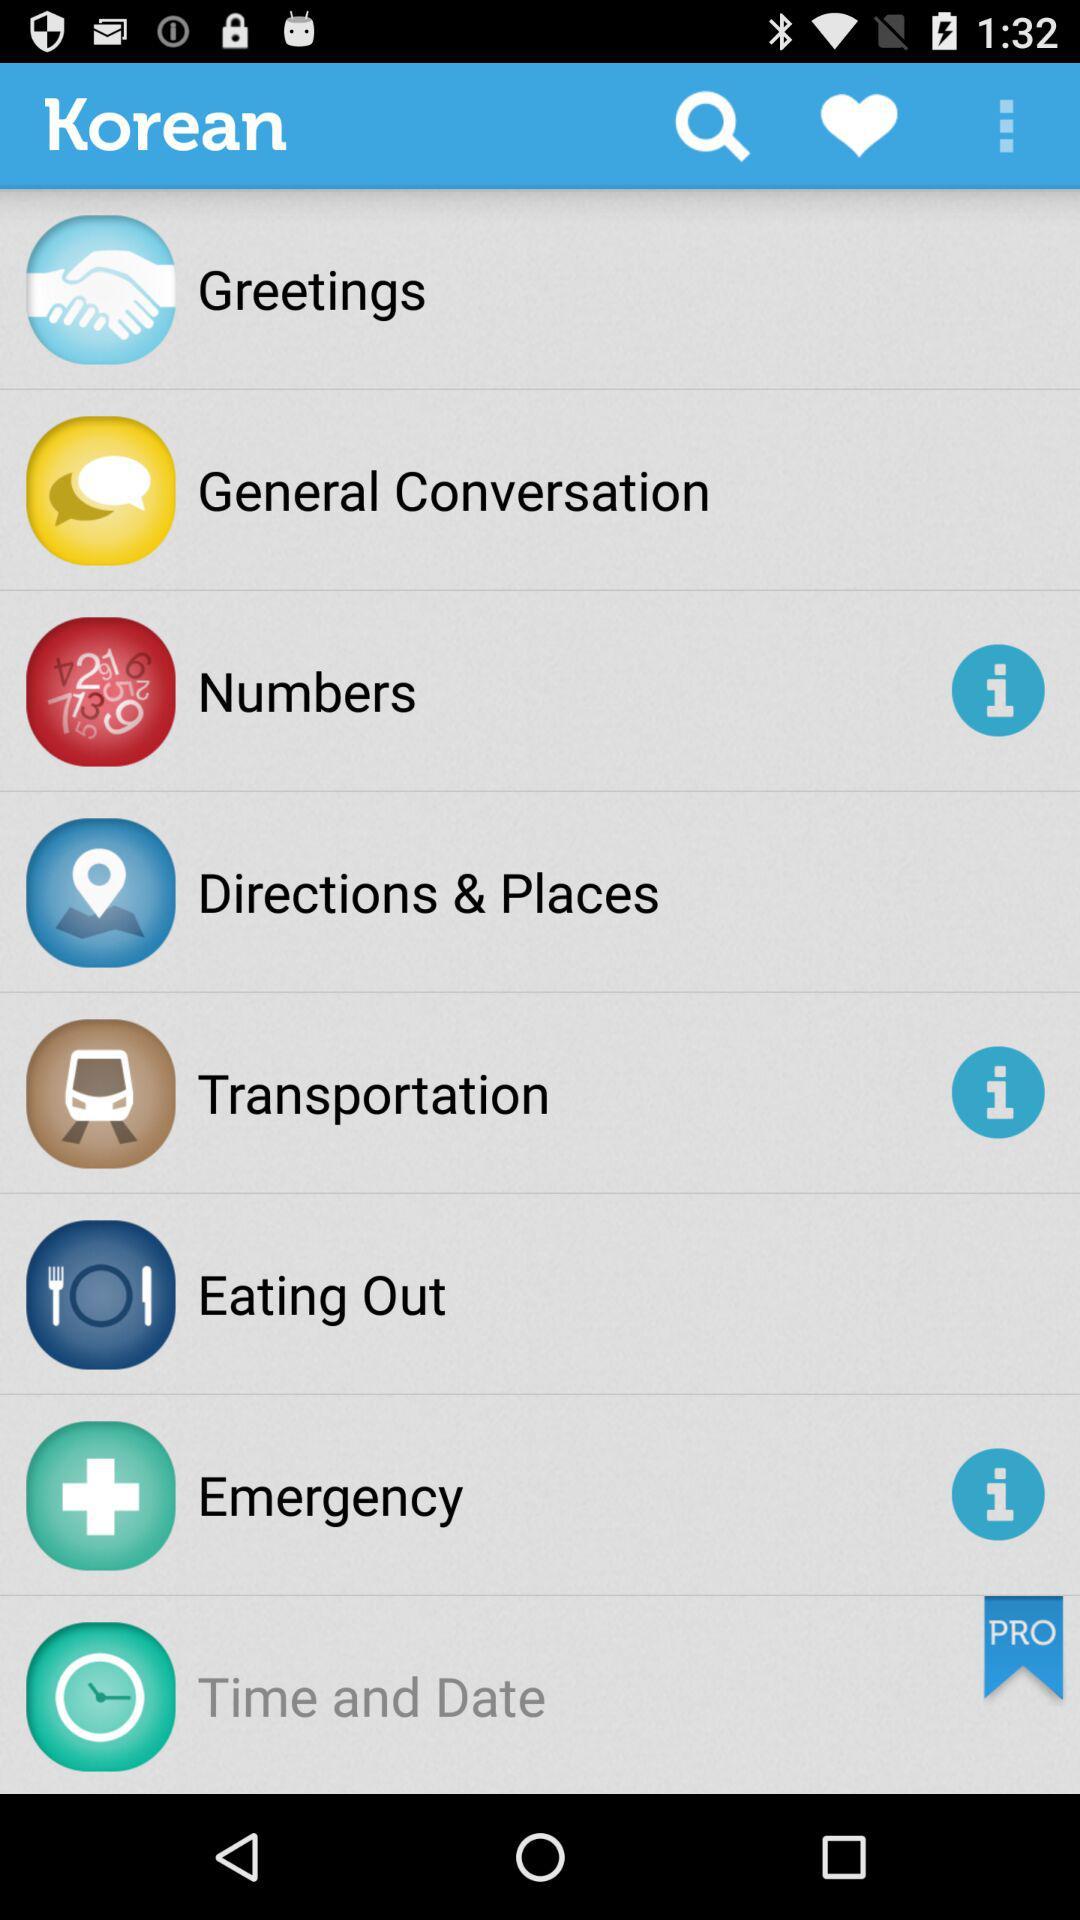 This screenshot has height=1920, width=1080. What do you see at coordinates (427, 890) in the screenshot?
I see `the directions & places` at bounding box center [427, 890].